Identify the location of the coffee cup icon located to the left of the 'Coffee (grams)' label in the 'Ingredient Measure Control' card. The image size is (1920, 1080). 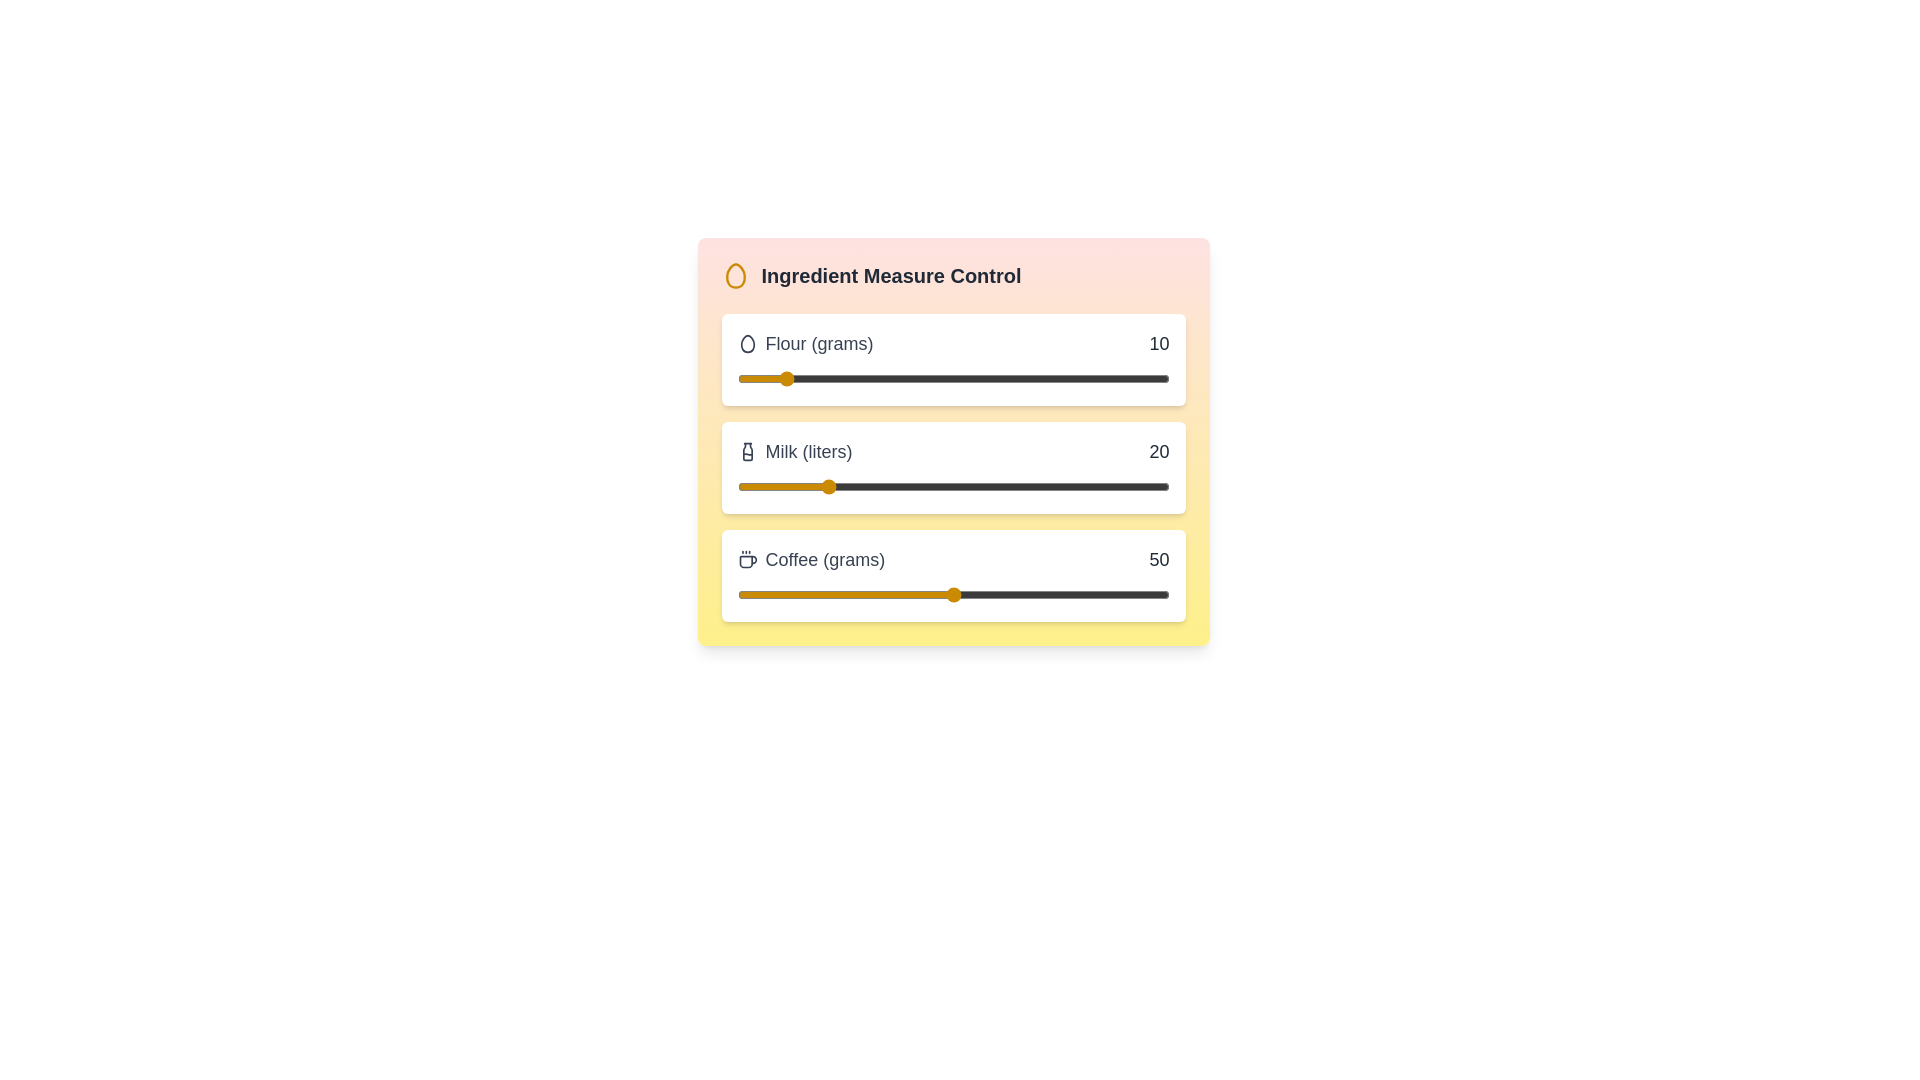
(746, 559).